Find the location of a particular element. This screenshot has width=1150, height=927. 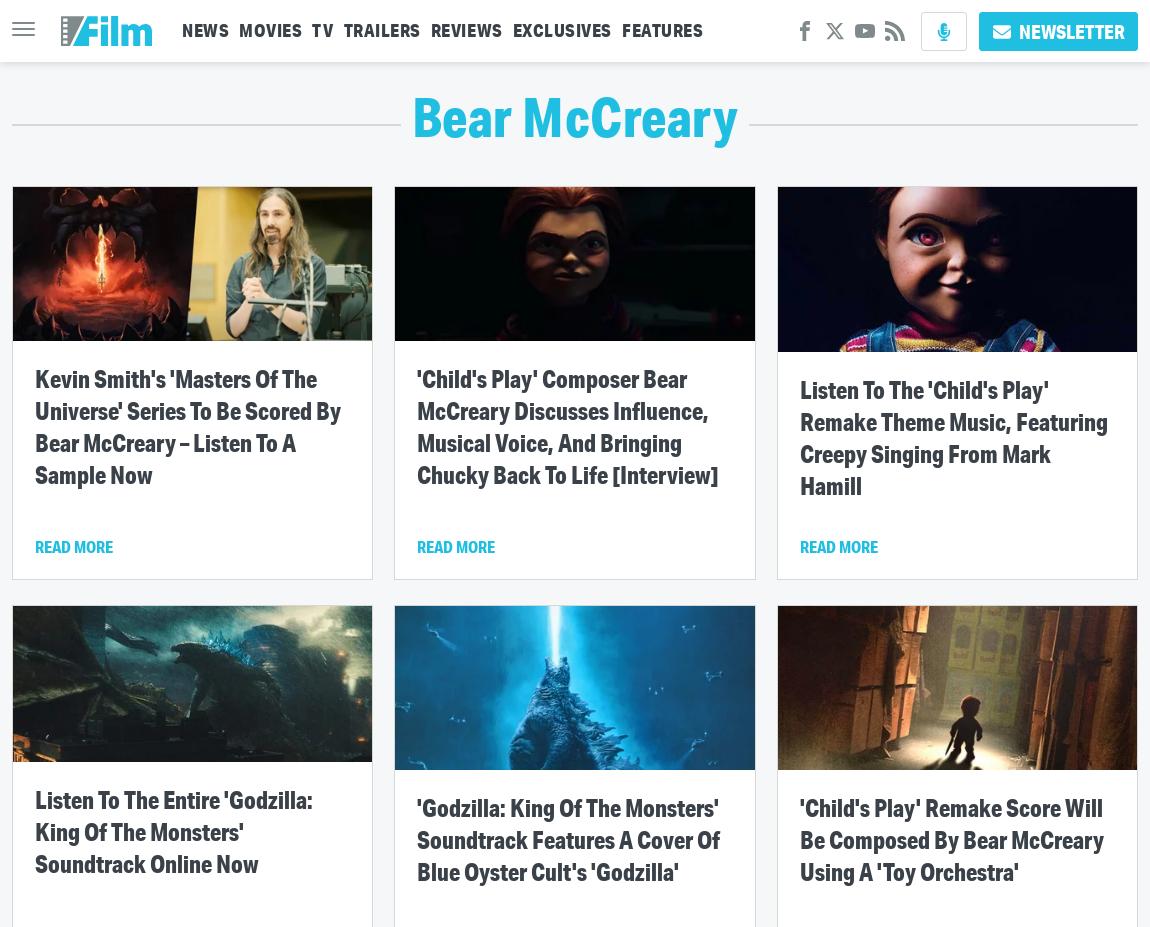

'Kevin Smith's 'Masters Of The Universe' Series To Be Scored By Bear McCreary – Listen To A Sample Now' is located at coordinates (187, 424).